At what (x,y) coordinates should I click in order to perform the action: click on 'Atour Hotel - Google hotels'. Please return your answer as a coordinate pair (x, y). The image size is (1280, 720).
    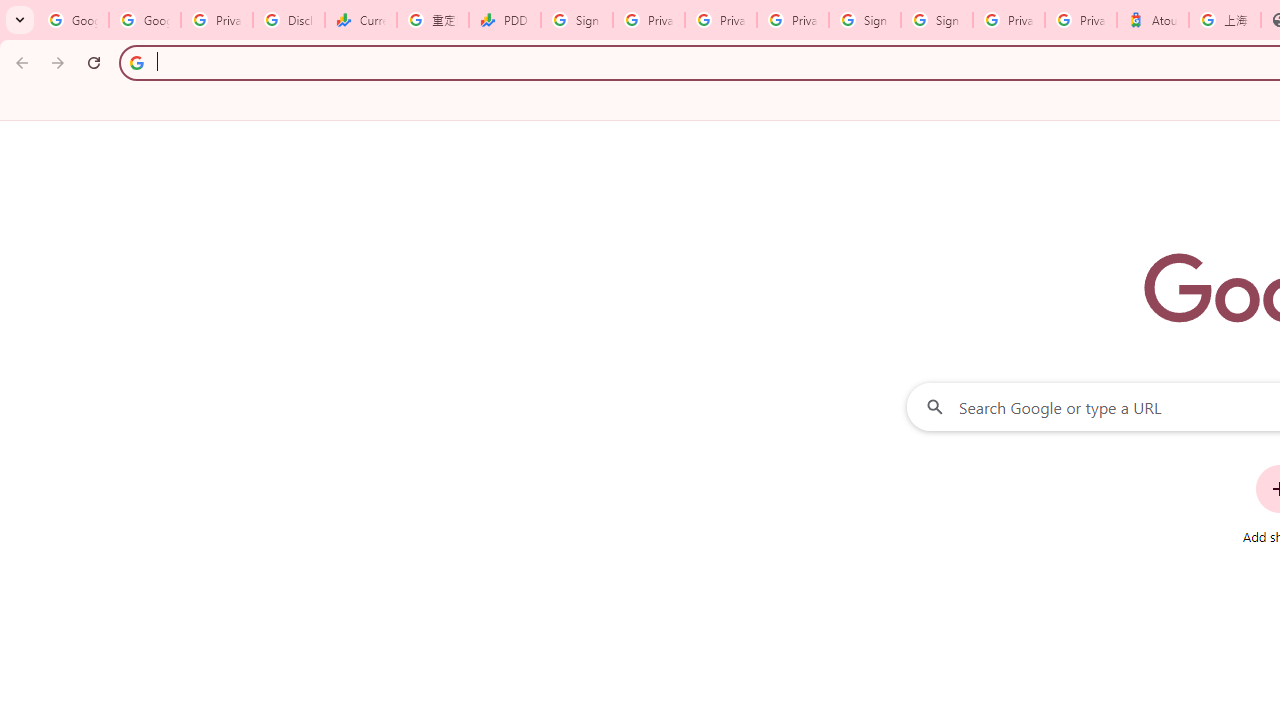
    Looking at the image, I should click on (1153, 20).